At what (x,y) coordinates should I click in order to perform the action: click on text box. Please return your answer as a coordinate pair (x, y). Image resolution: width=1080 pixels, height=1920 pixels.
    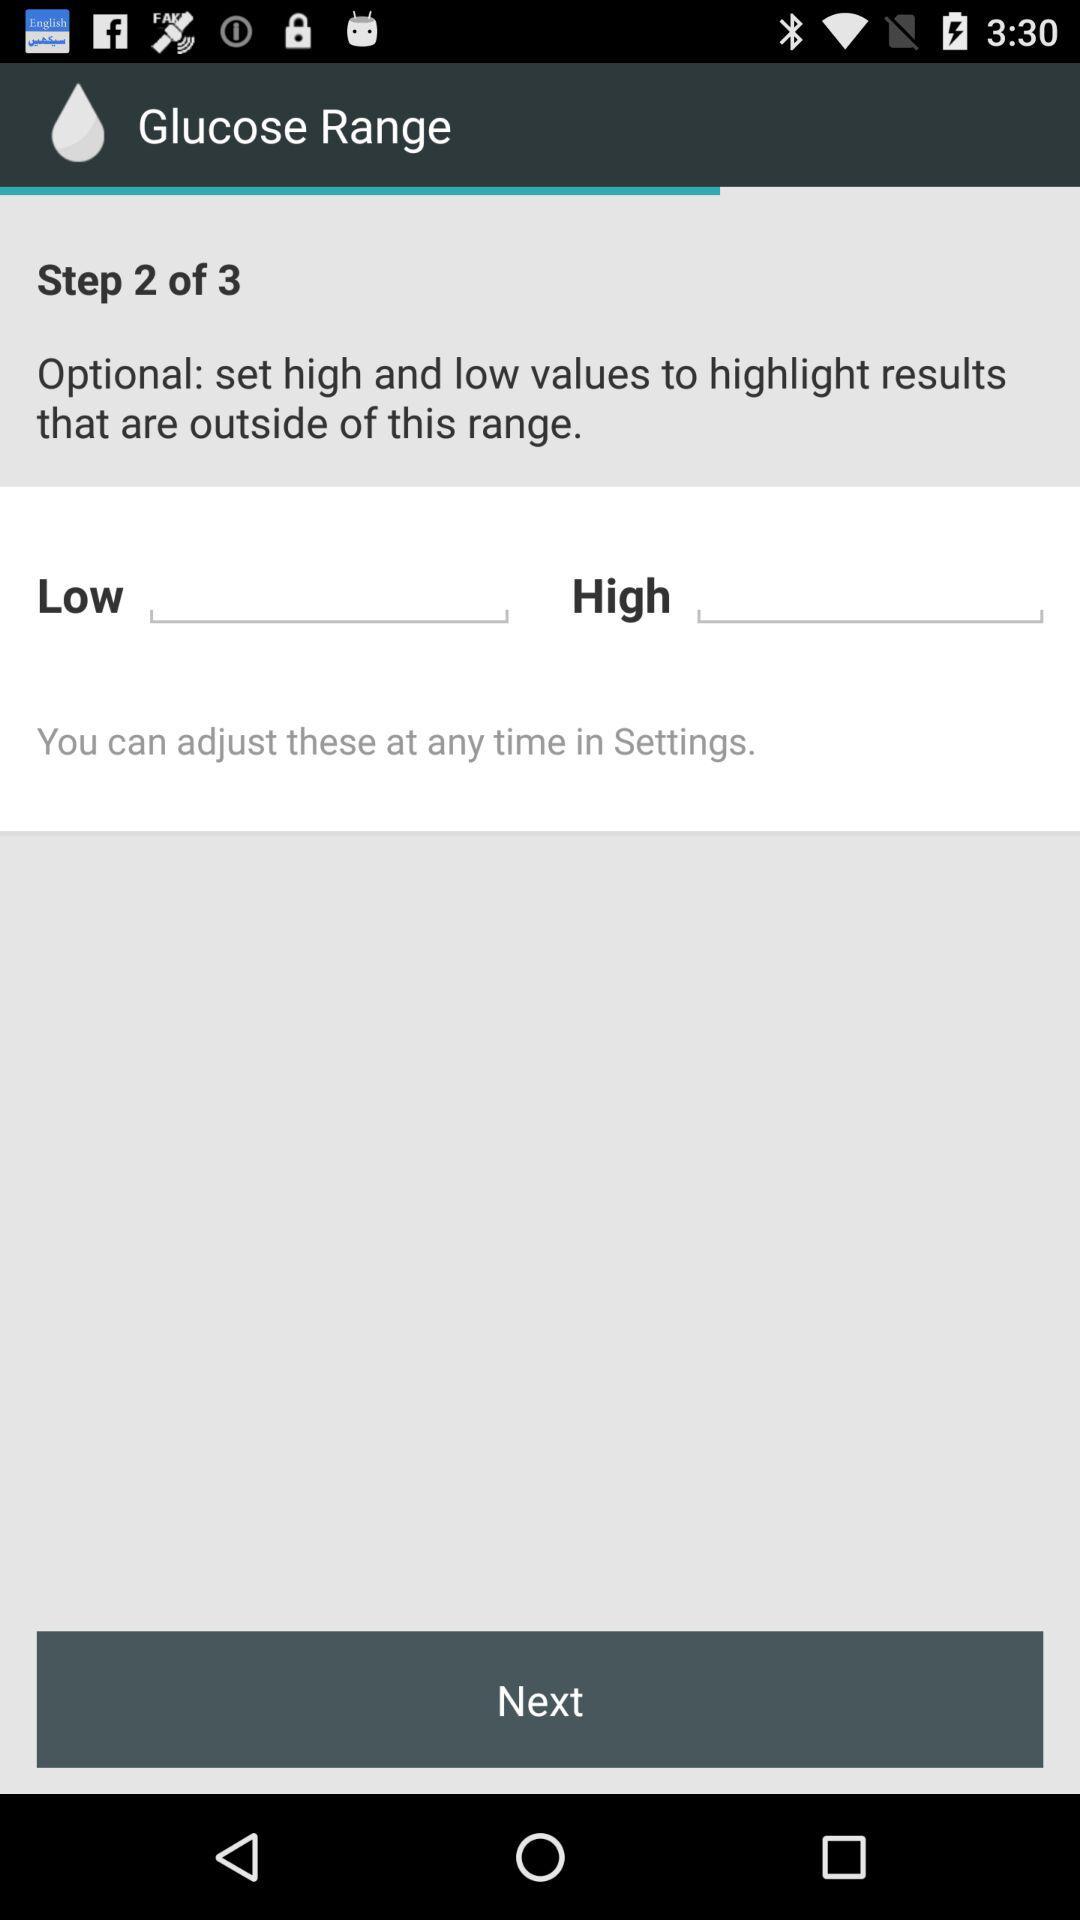
    Looking at the image, I should click on (869, 590).